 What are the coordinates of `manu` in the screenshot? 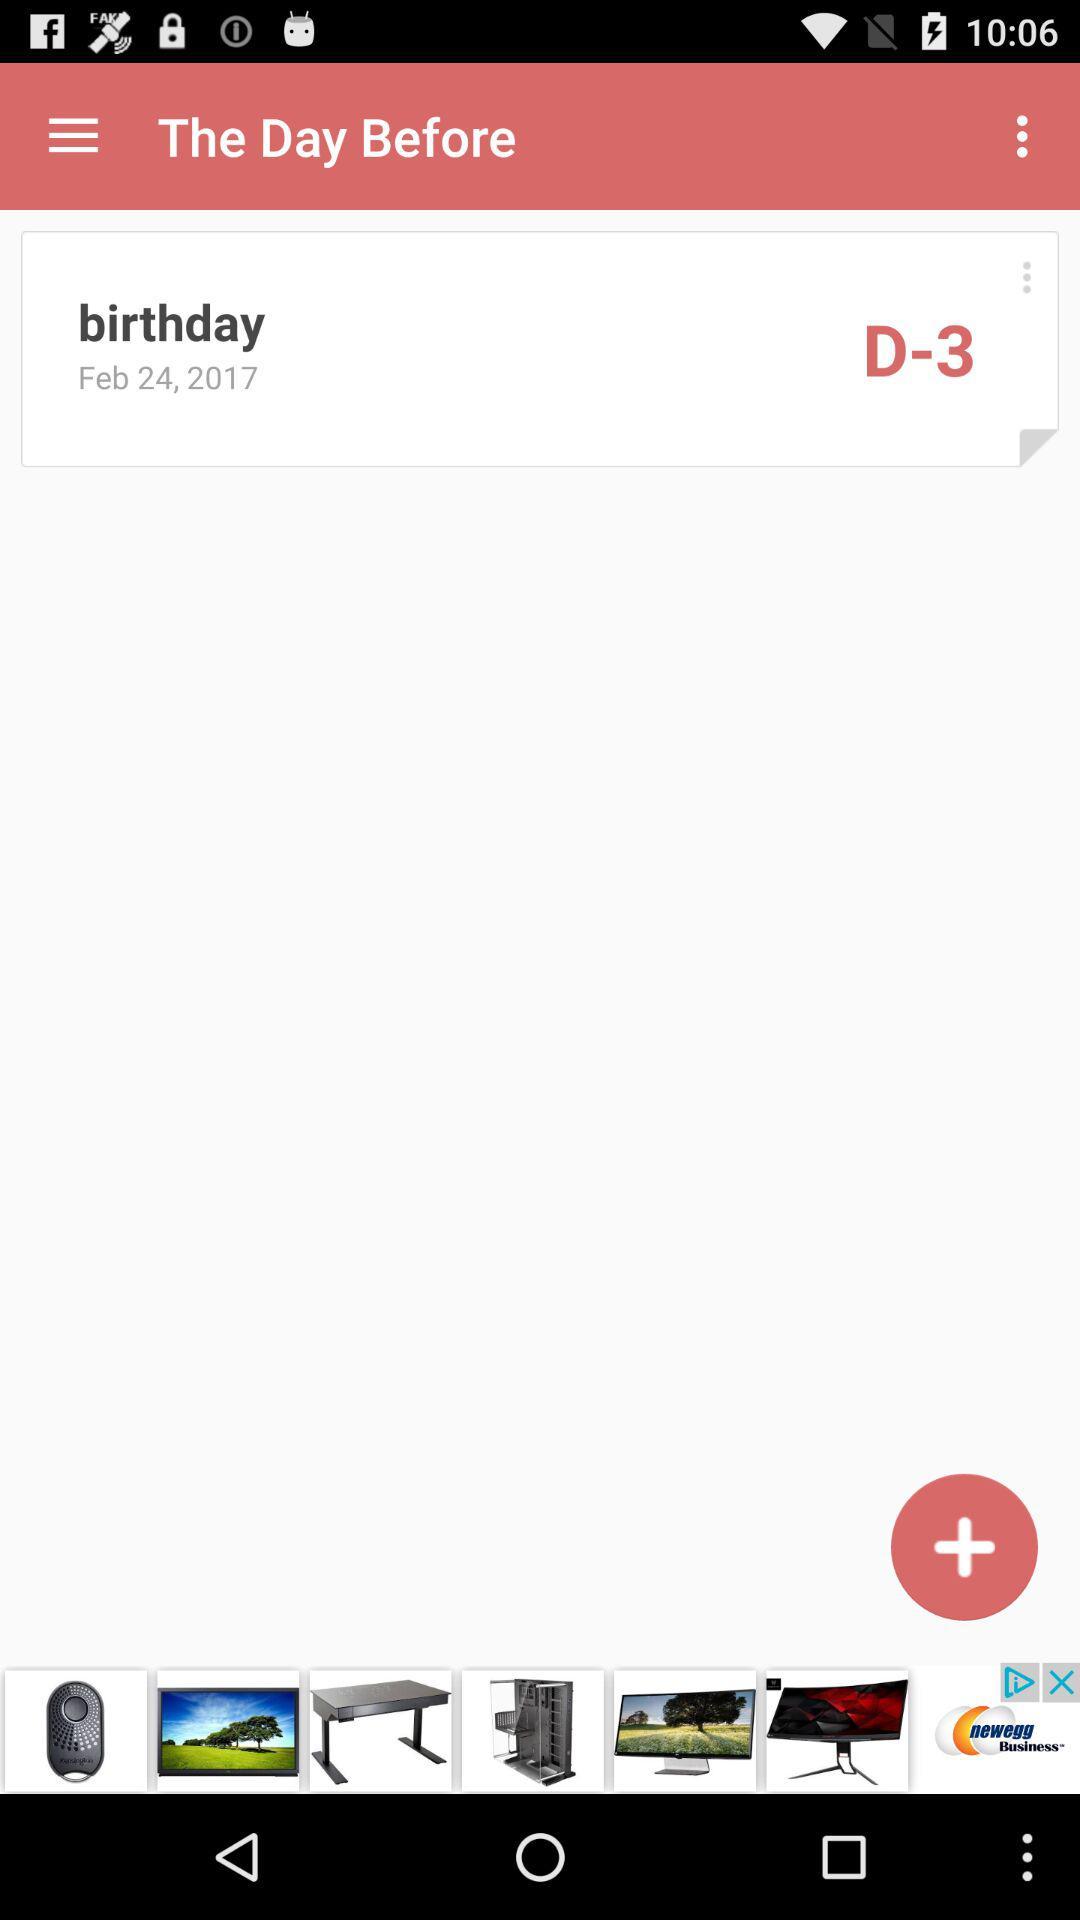 It's located at (1026, 276).